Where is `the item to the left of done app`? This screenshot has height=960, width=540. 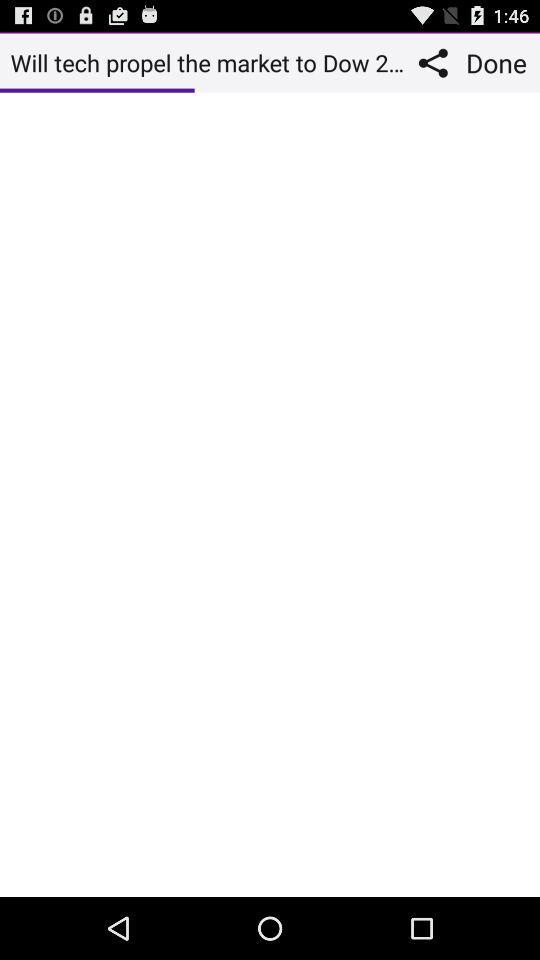 the item to the left of done app is located at coordinates (437, 62).